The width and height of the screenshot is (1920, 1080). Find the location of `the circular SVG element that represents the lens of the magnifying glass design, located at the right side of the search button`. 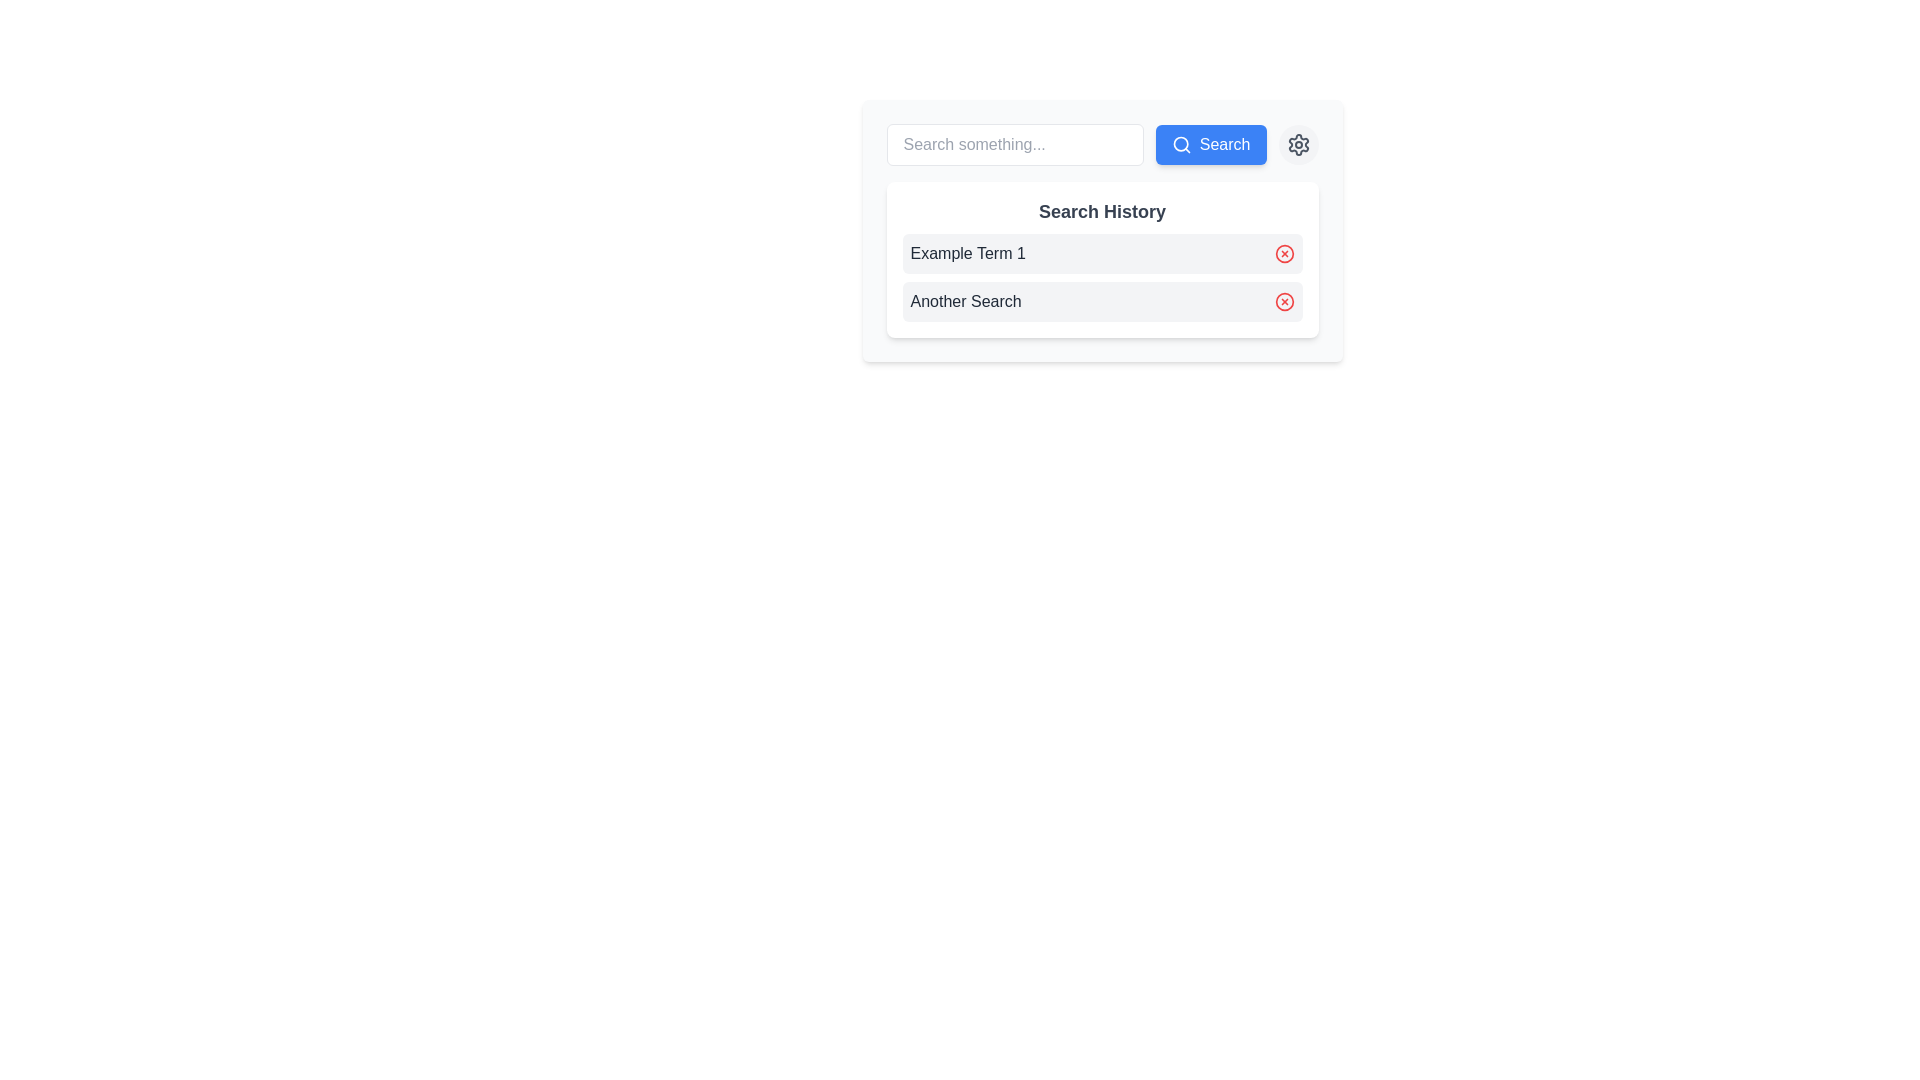

the circular SVG element that represents the lens of the magnifying glass design, located at the right side of the search button is located at coordinates (1180, 143).